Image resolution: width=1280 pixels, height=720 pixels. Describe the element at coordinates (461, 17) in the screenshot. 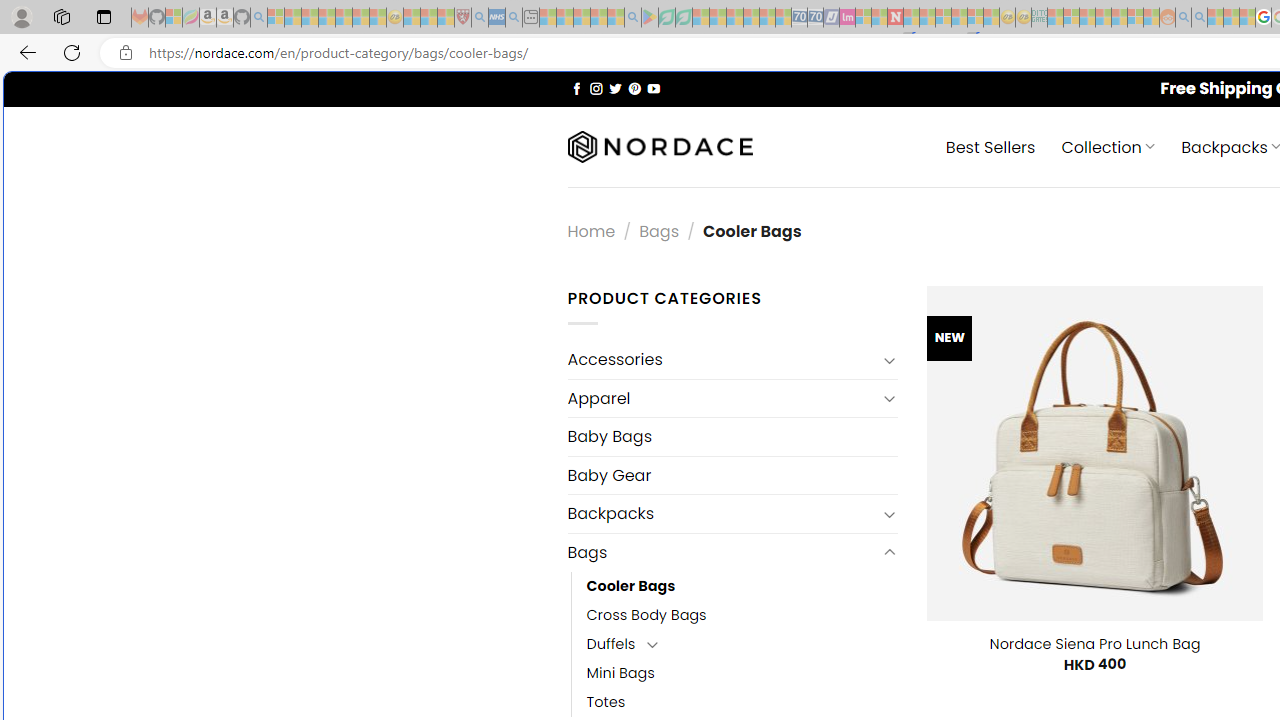

I see `'Robert H. Shmerling, MD - Harvard Health - Sleeping'` at that location.